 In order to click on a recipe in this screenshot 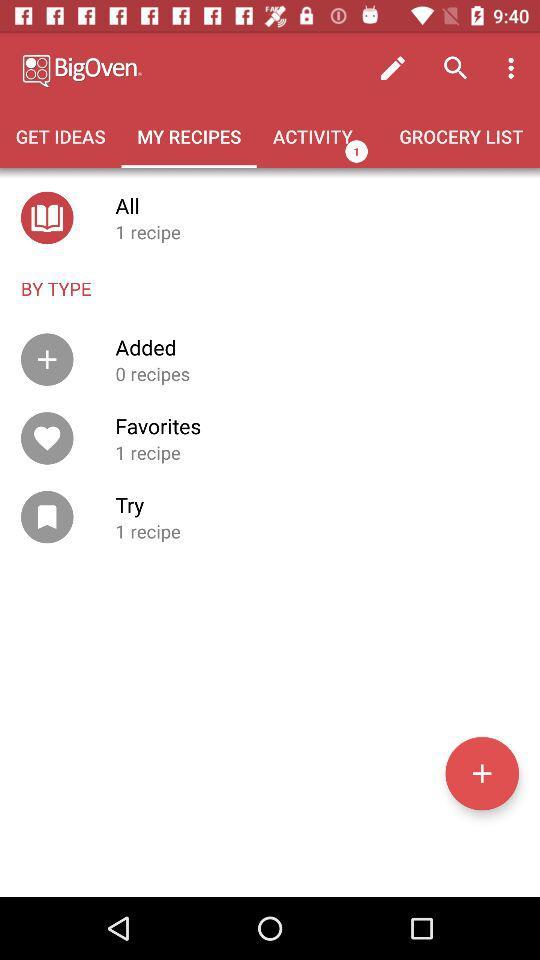, I will do `click(481, 772)`.